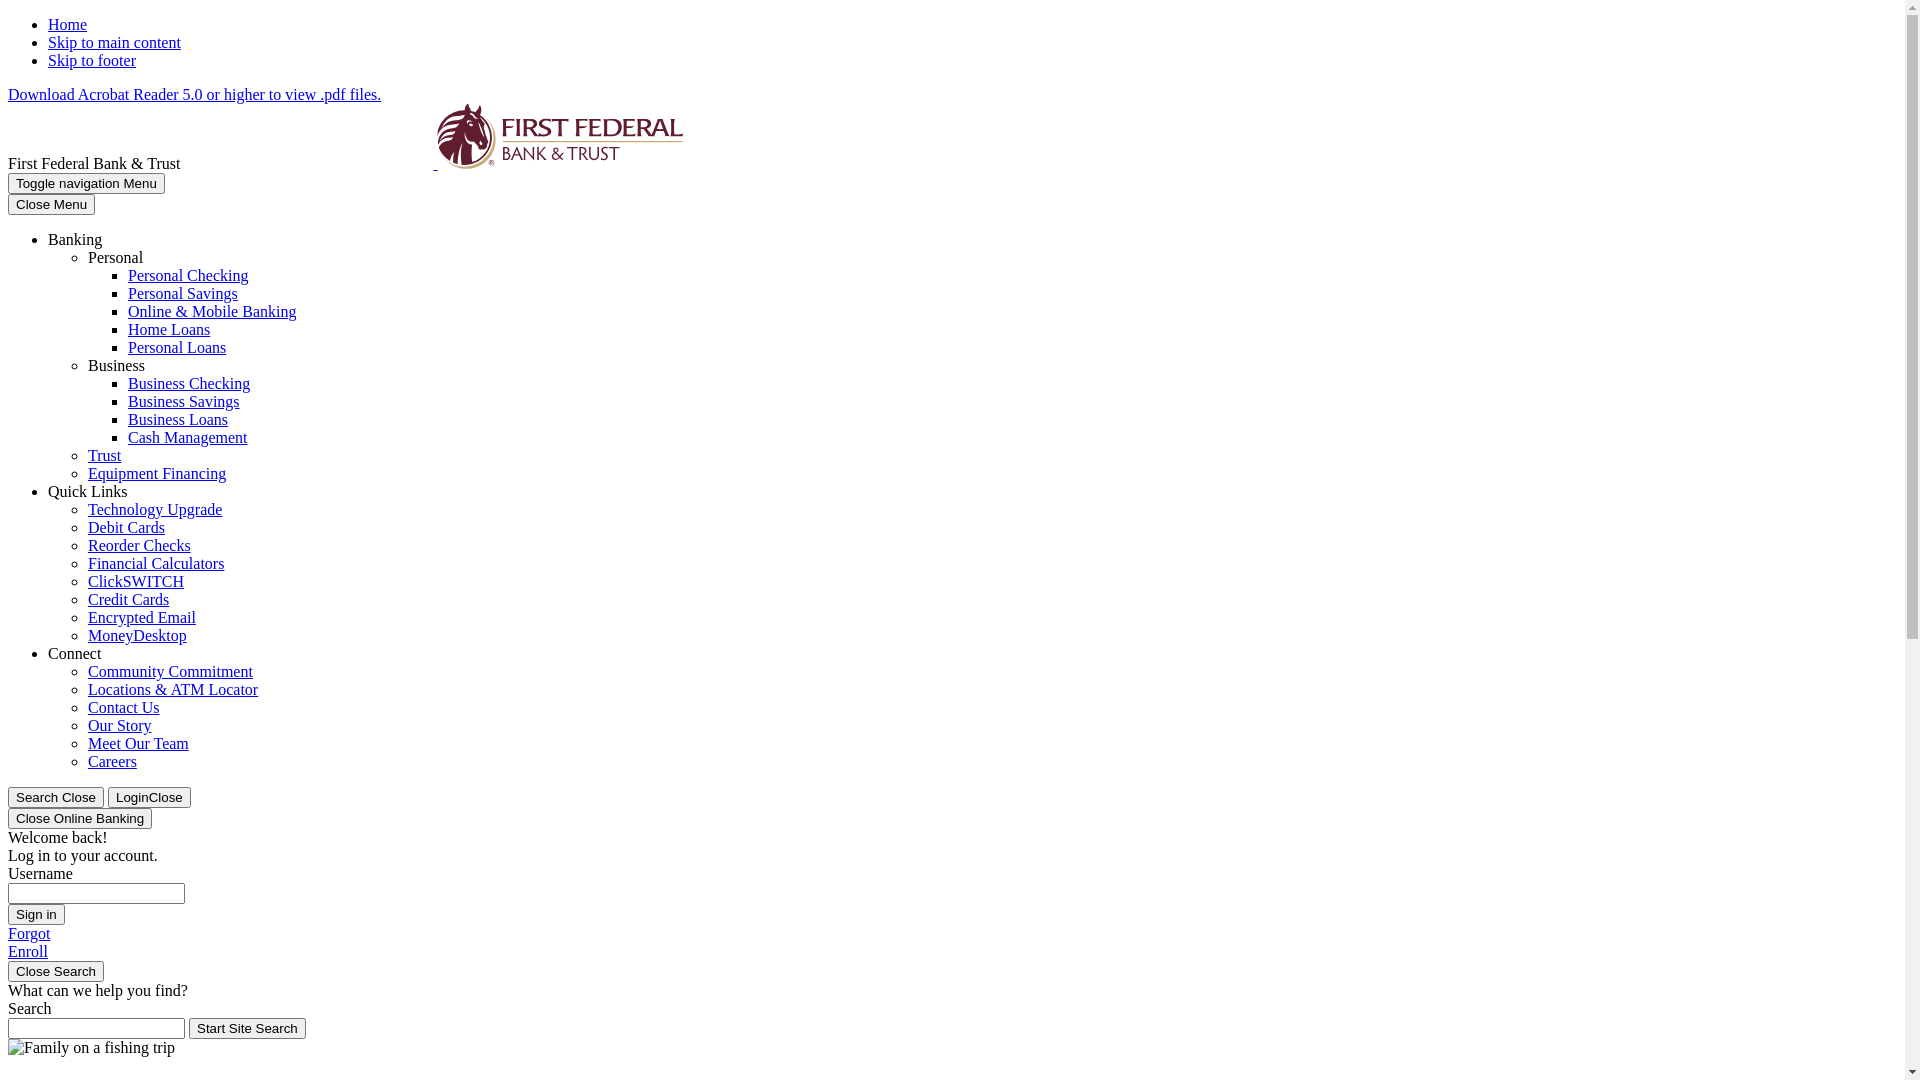 The width and height of the screenshot is (1920, 1080). Describe the element at coordinates (125, 526) in the screenshot. I see `'Debit Cards'` at that location.